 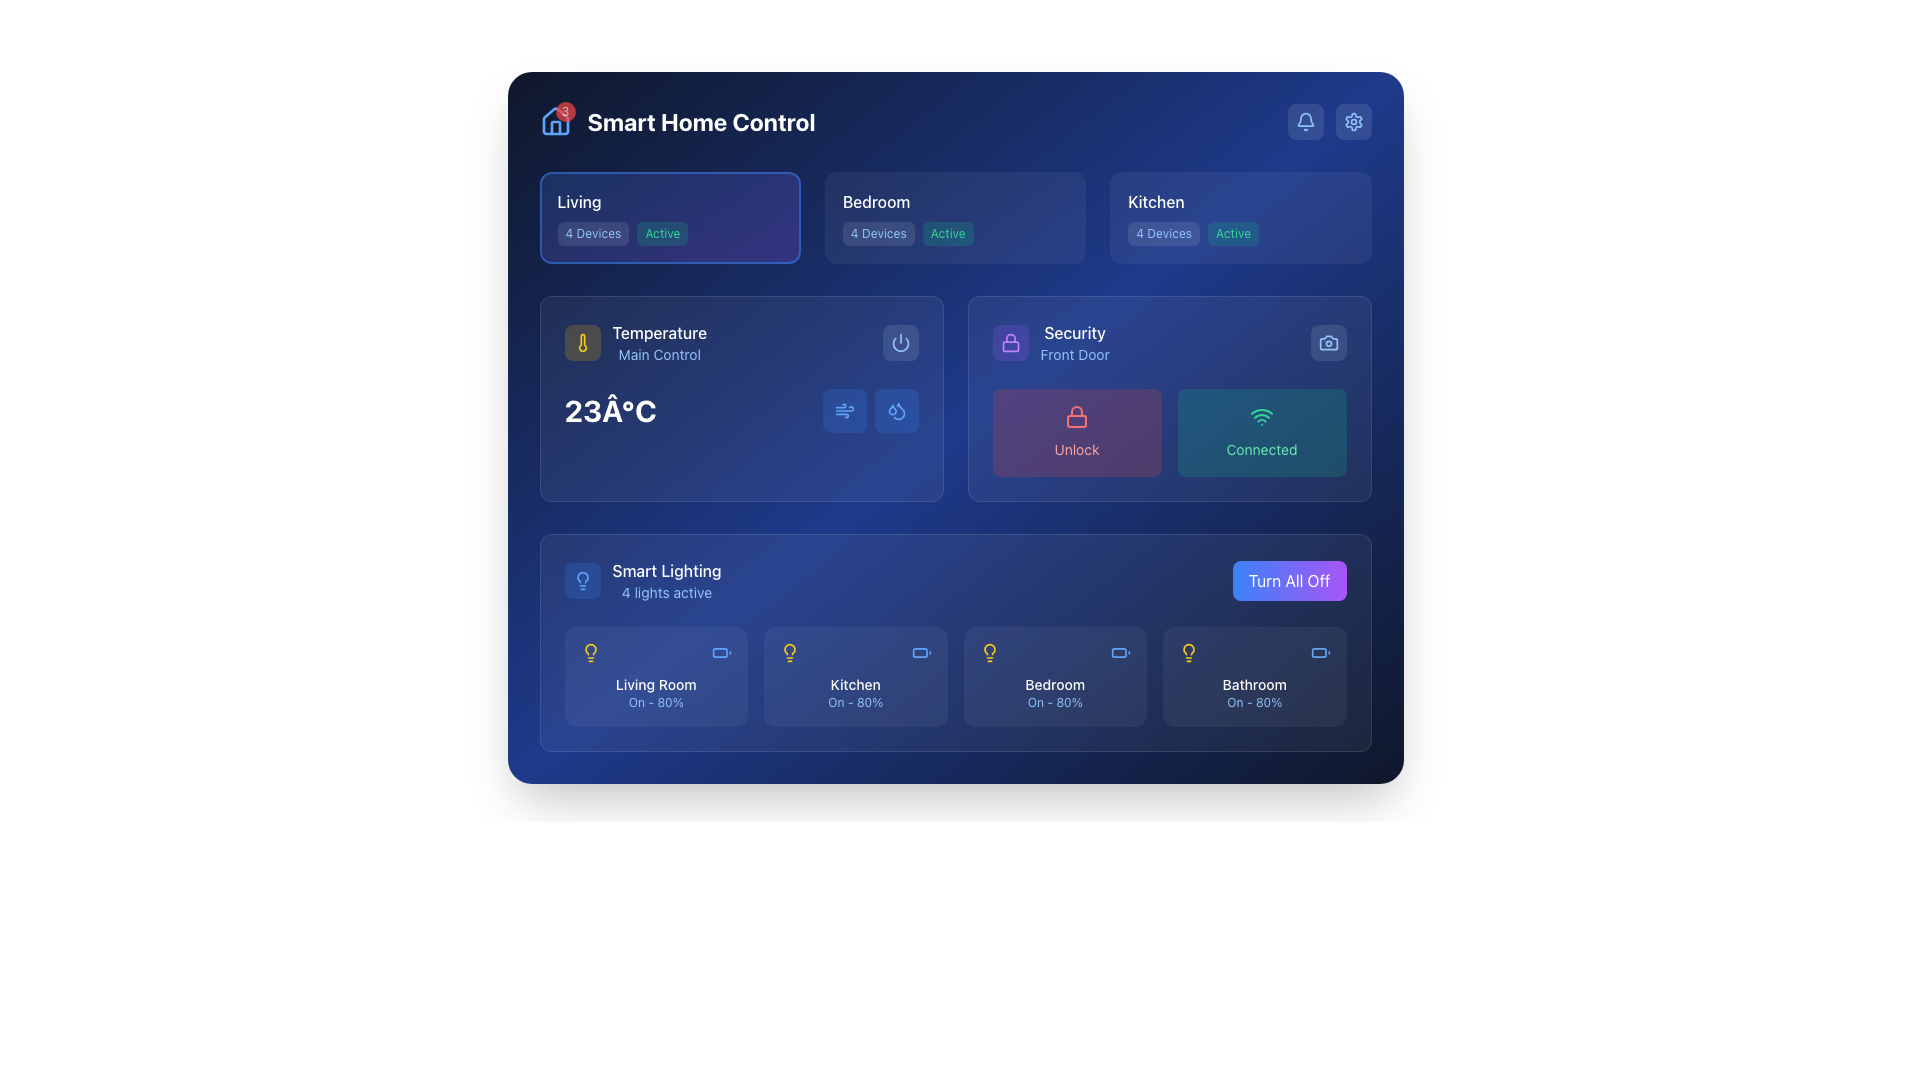 I want to click on the notification count by interacting with the Notification Badge located at the top-right corner of the house icon in the notification area, so click(x=564, y=111).